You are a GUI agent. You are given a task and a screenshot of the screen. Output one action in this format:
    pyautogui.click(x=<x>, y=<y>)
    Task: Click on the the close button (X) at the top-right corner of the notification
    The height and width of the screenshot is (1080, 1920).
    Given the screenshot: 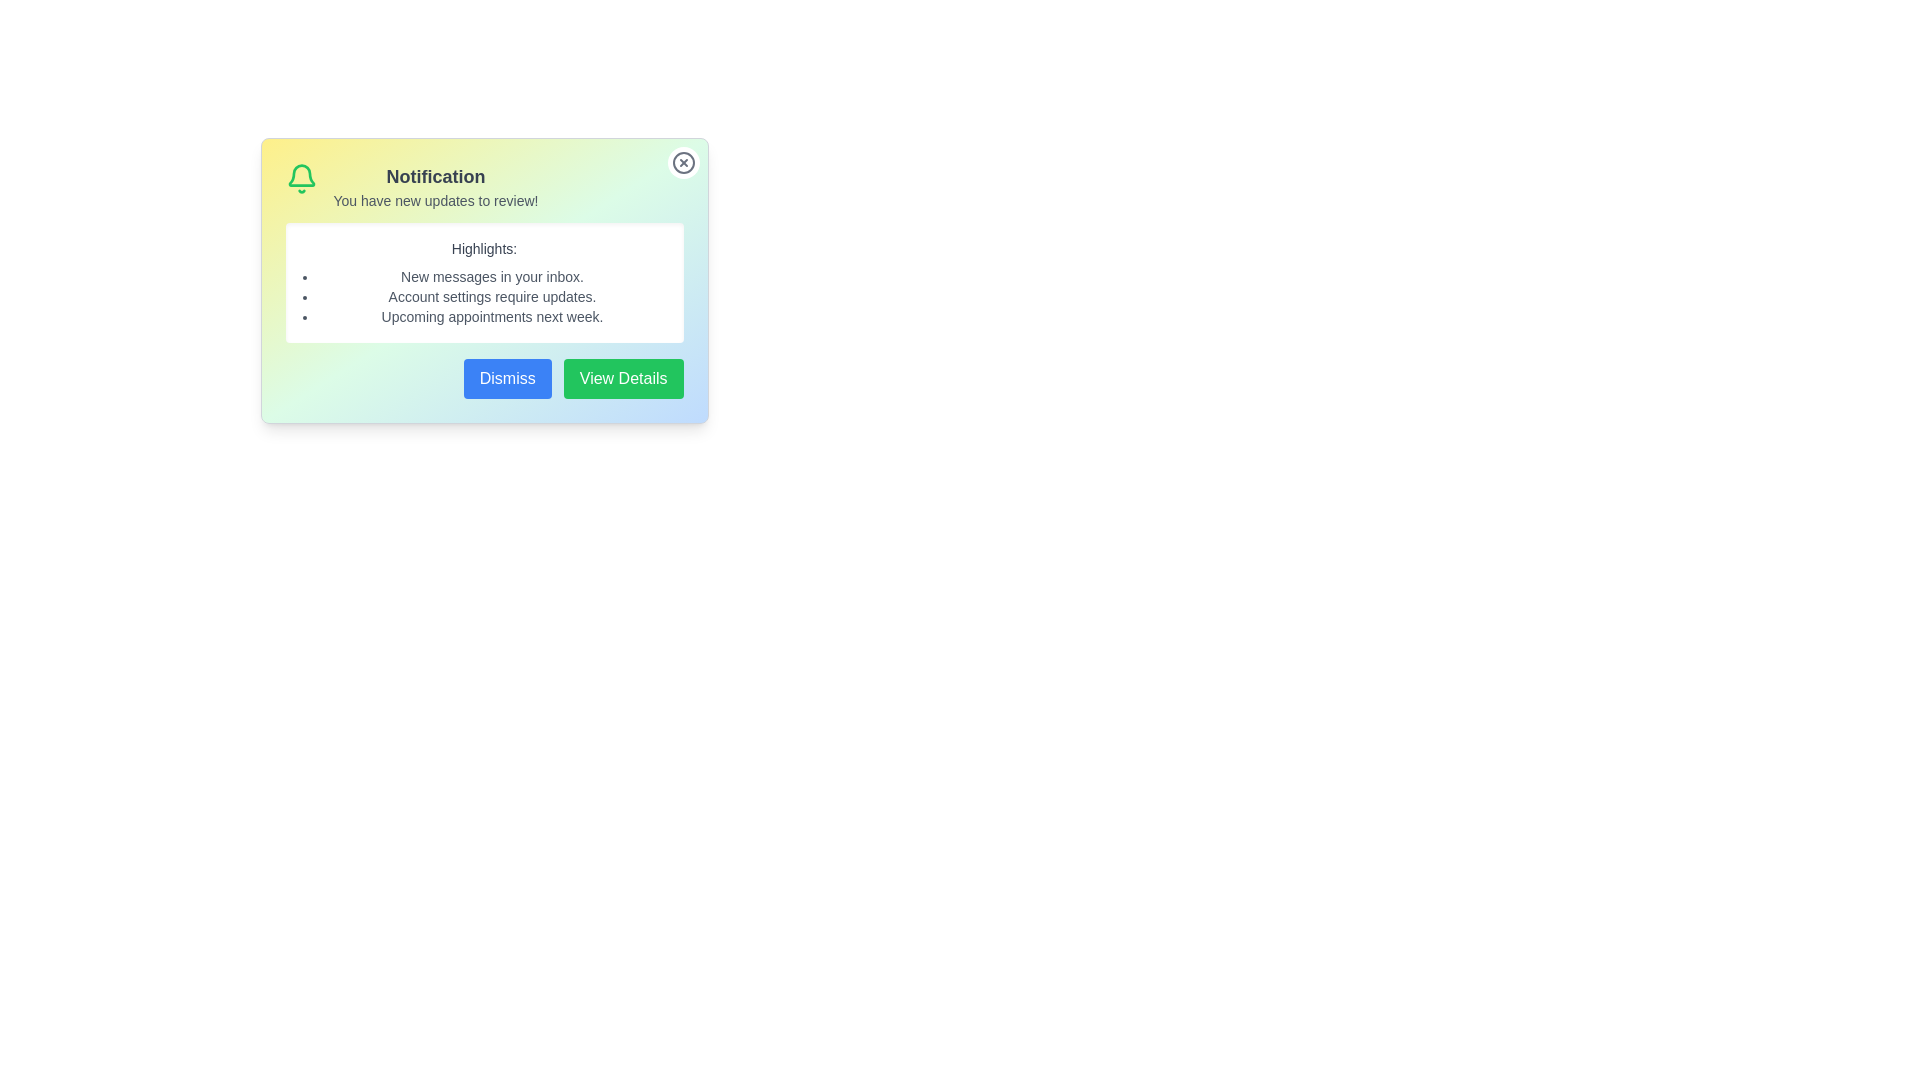 What is the action you would take?
    pyautogui.click(x=683, y=161)
    